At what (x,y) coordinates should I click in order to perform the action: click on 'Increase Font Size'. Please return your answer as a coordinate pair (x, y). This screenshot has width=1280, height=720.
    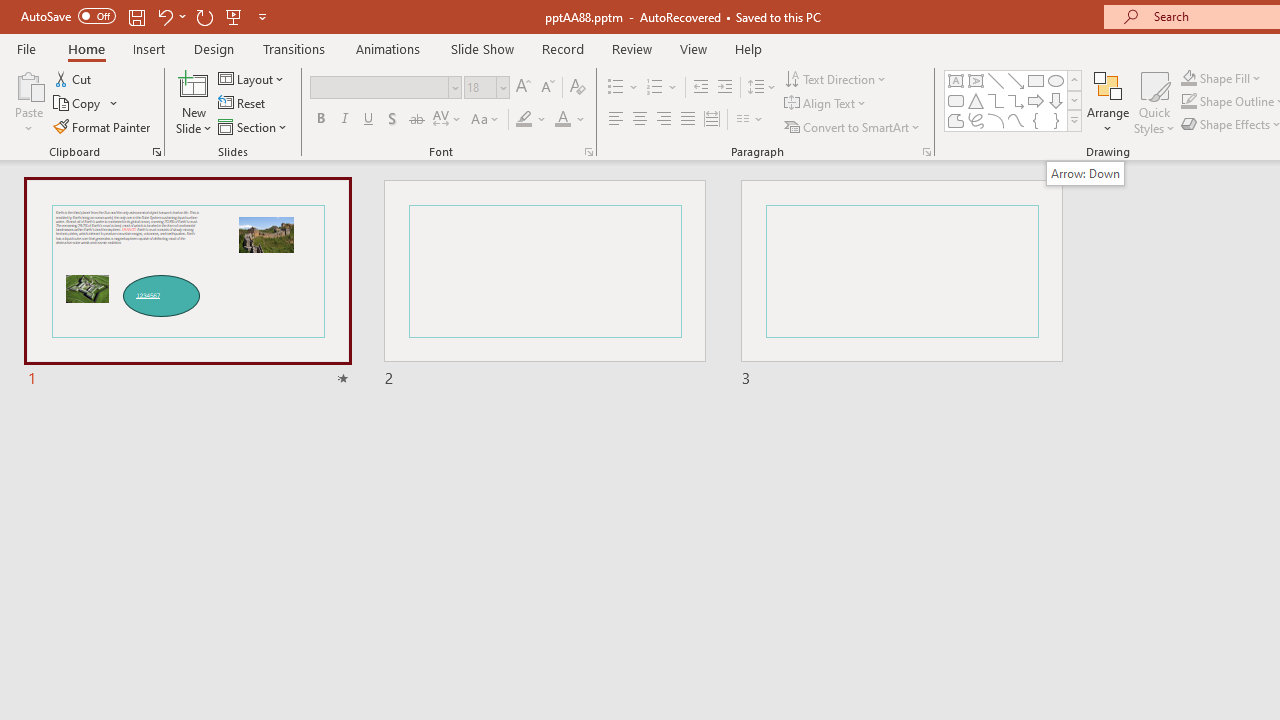
    Looking at the image, I should click on (522, 86).